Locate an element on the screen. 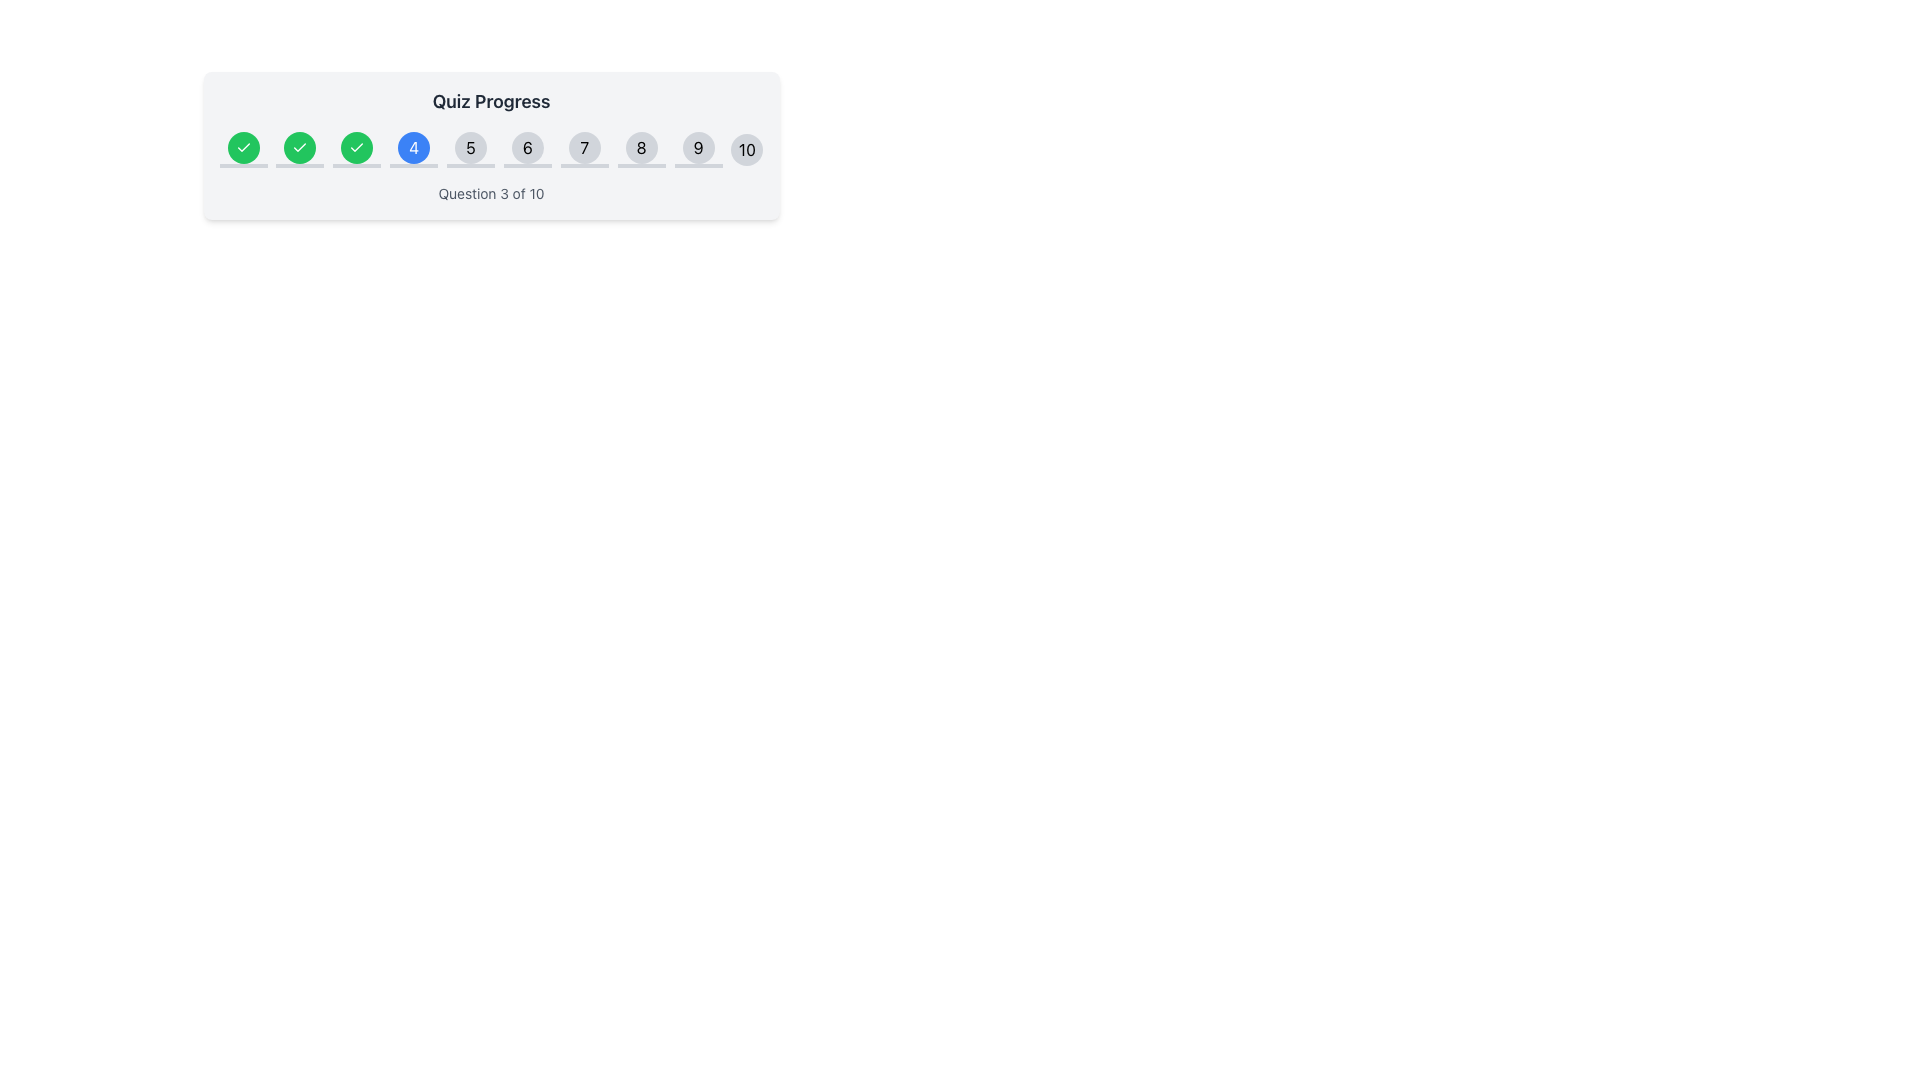 This screenshot has width=1920, height=1080. the gray circular button containing the number '7' is located at coordinates (583, 149).